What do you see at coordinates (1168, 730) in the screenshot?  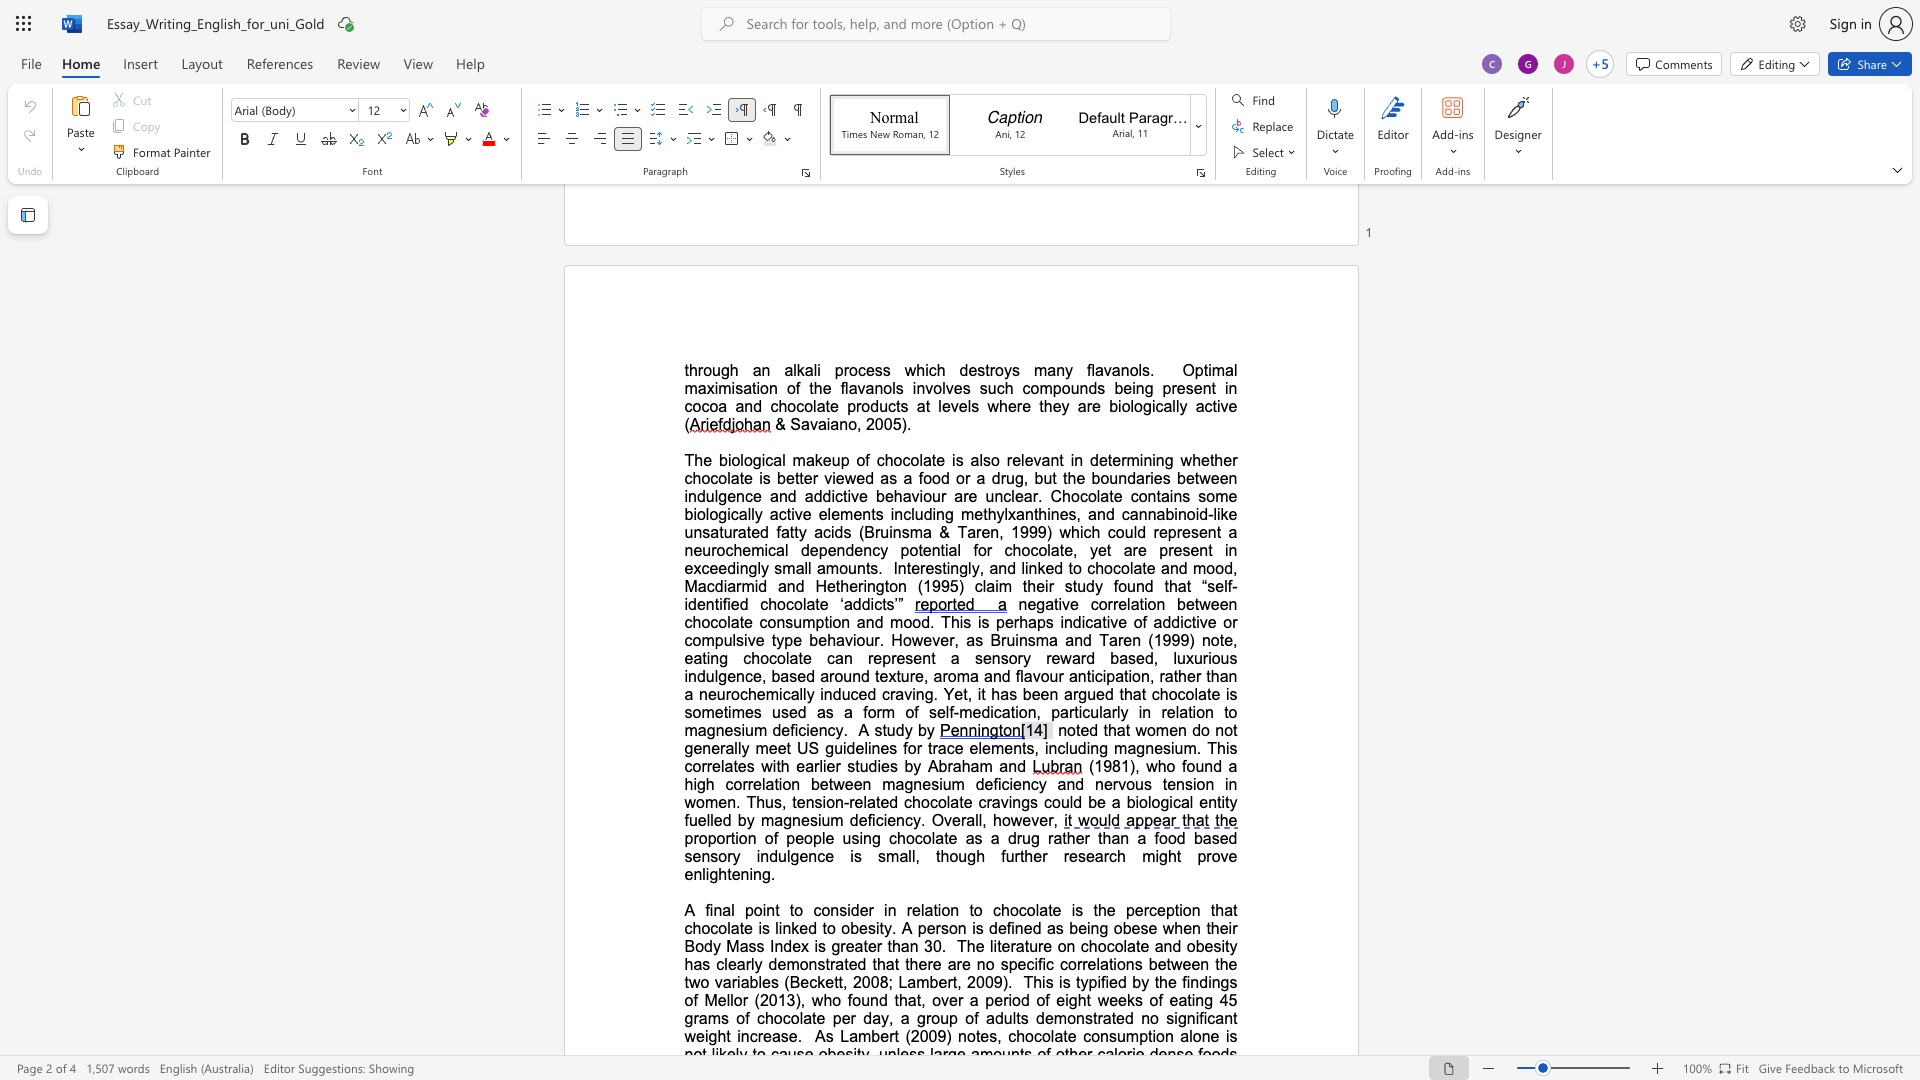 I see `the space between the continuous character "m" and "e" in the text` at bounding box center [1168, 730].